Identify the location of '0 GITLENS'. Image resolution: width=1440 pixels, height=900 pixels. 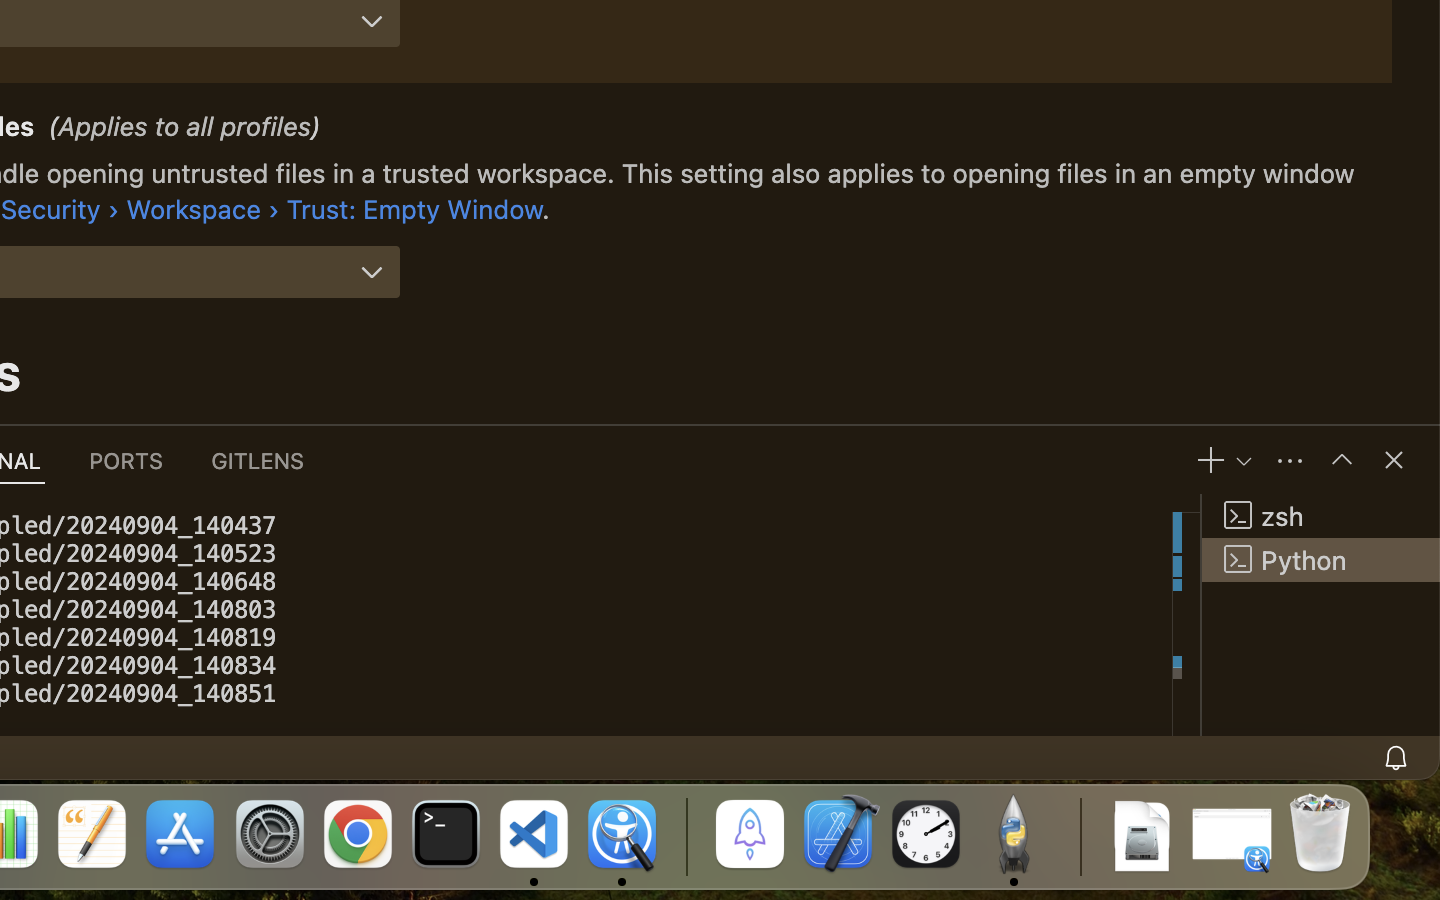
(258, 458).